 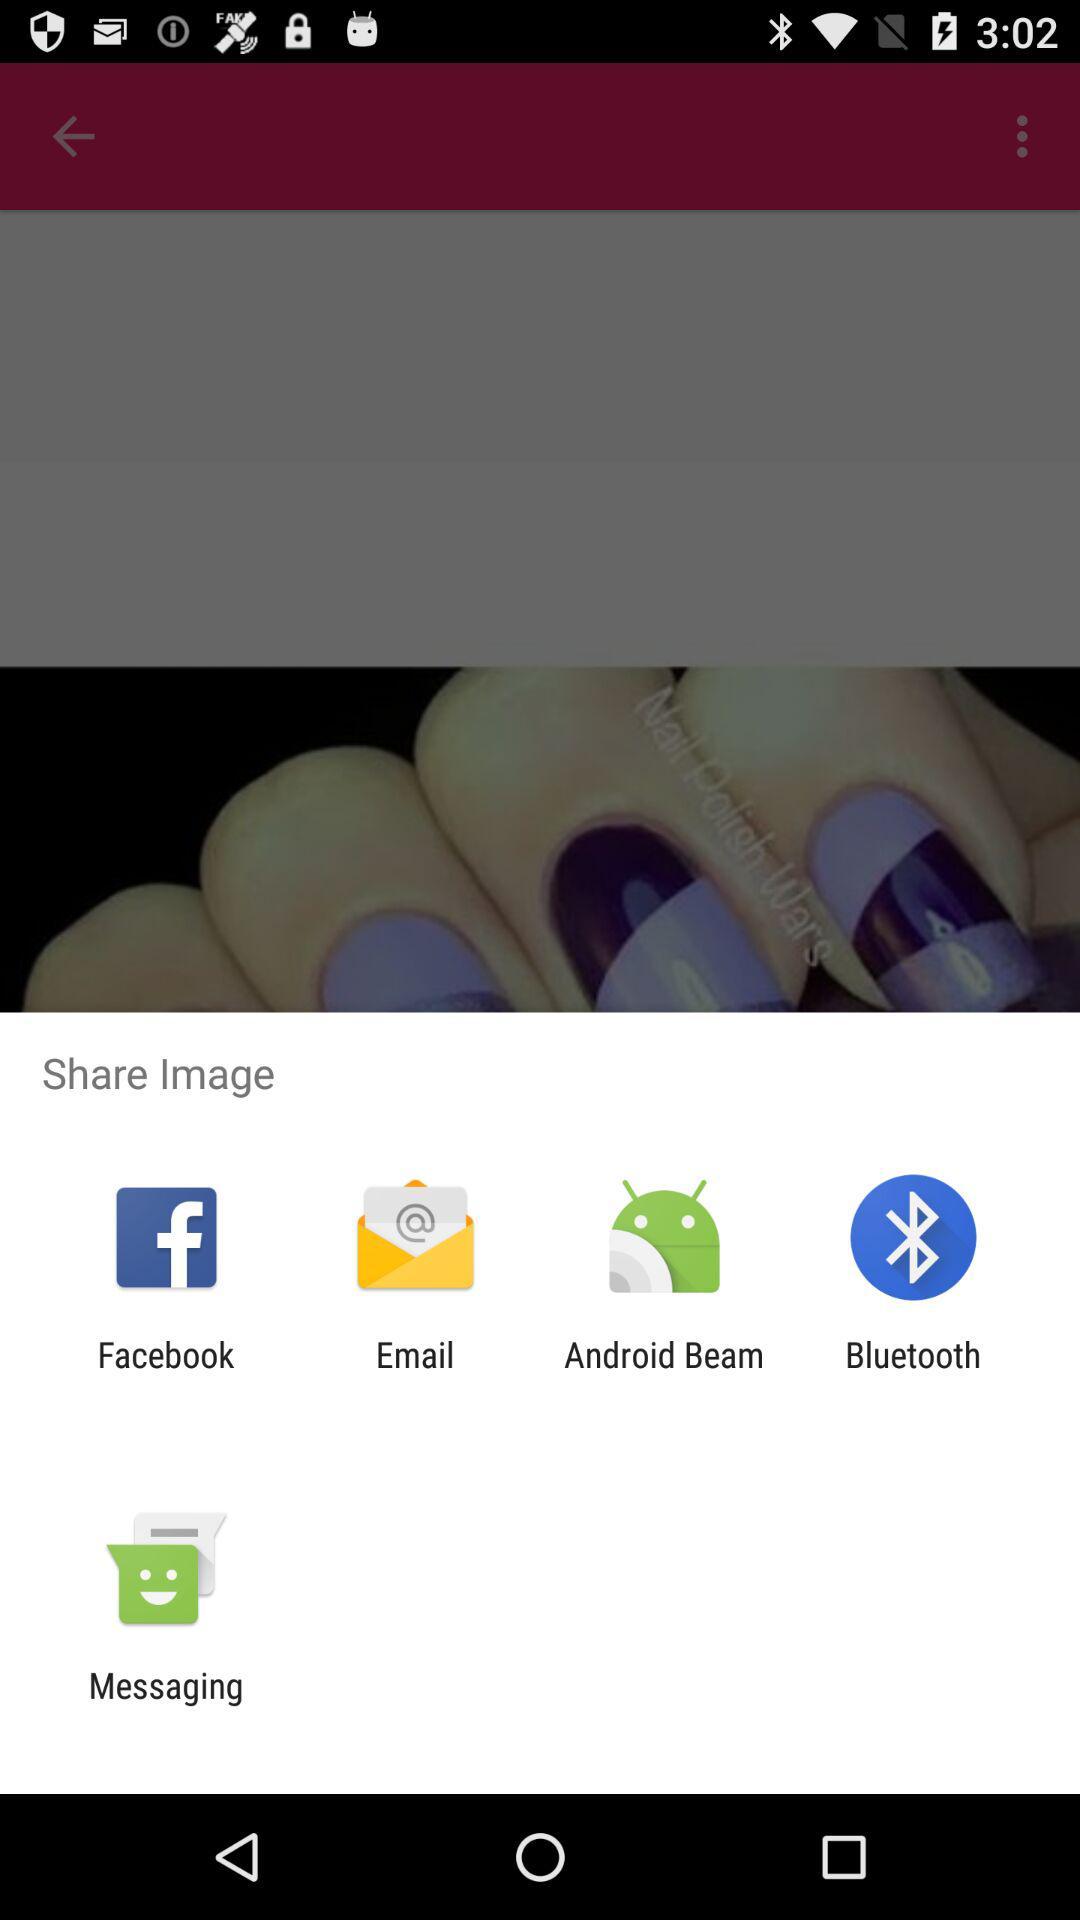 What do you see at coordinates (913, 1374) in the screenshot?
I see `bluetooth item` at bounding box center [913, 1374].